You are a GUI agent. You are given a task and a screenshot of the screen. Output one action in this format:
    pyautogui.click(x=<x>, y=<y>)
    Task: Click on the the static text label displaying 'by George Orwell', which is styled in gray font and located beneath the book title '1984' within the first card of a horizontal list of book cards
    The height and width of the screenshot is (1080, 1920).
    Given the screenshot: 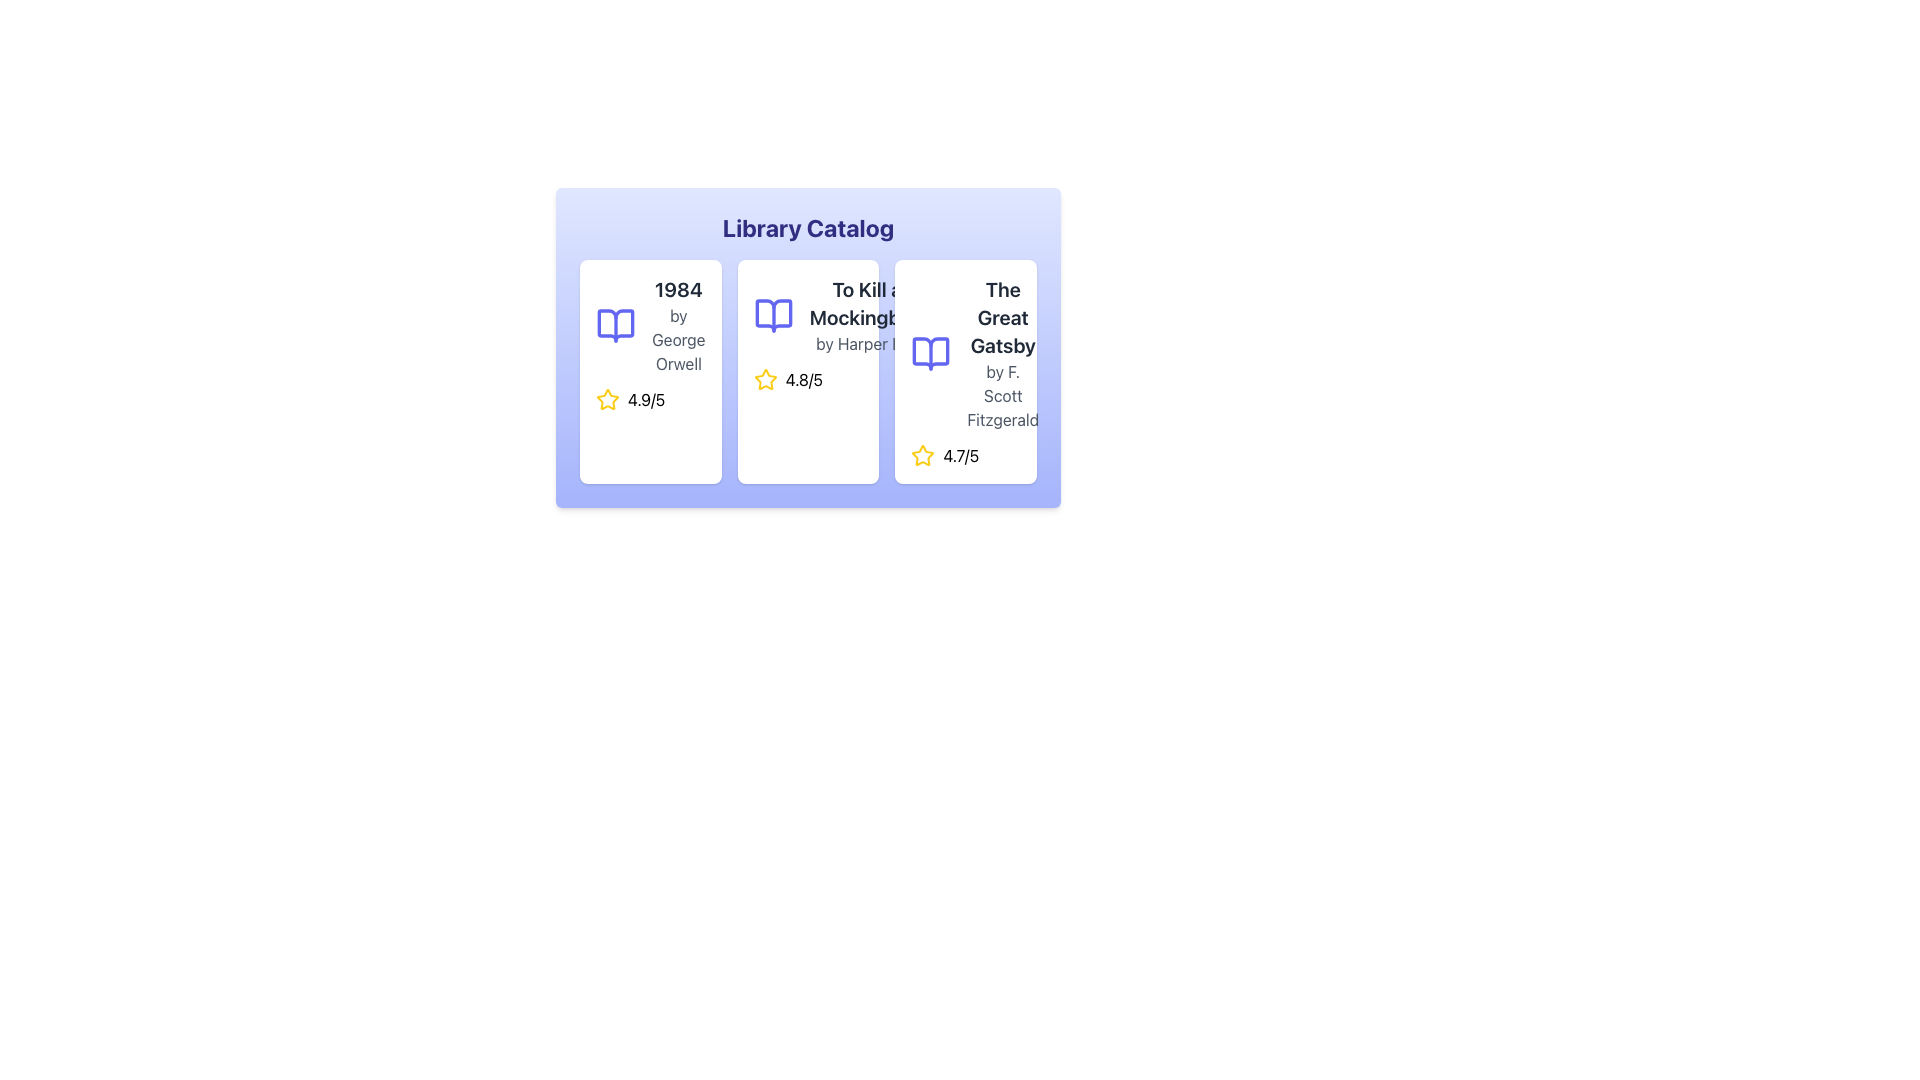 What is the action you would take?
    pyautogui.click(x=678, y=338)
    